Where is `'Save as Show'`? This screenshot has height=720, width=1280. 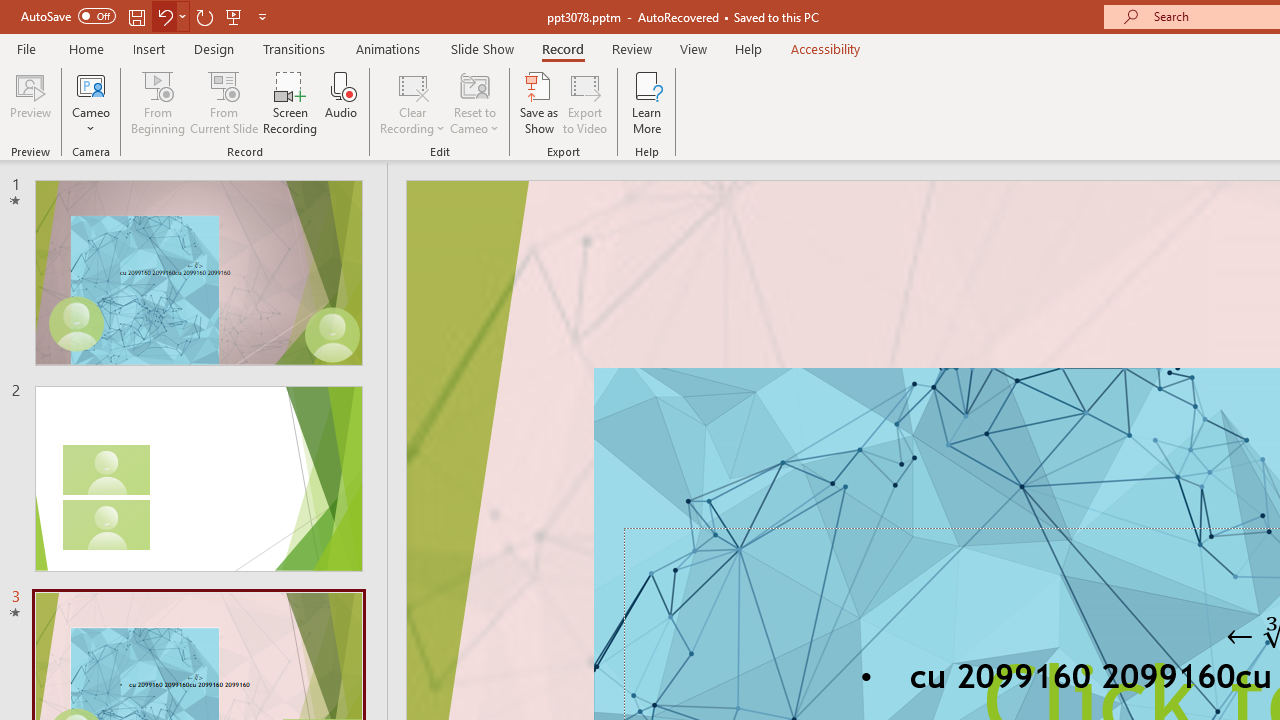
'Save as Show' is located at coordinates (539, 103).